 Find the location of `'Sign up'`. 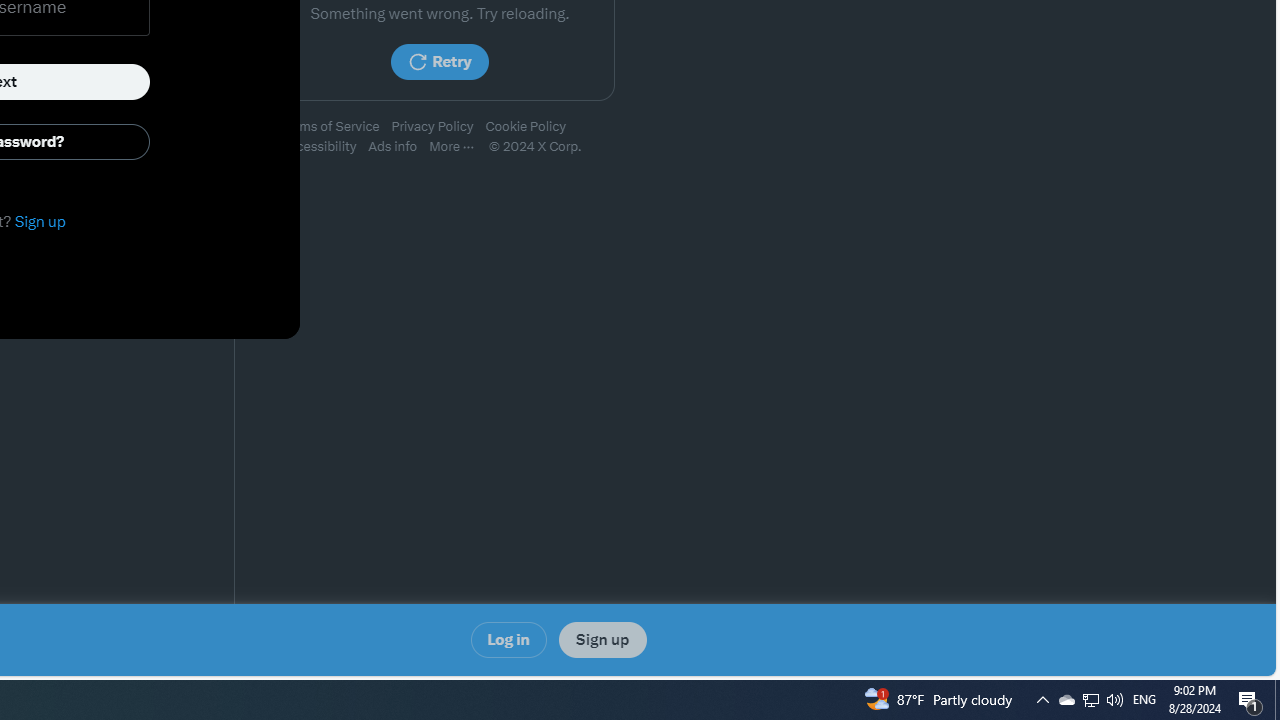

'Sign up' is located at coordinates (601, 640).